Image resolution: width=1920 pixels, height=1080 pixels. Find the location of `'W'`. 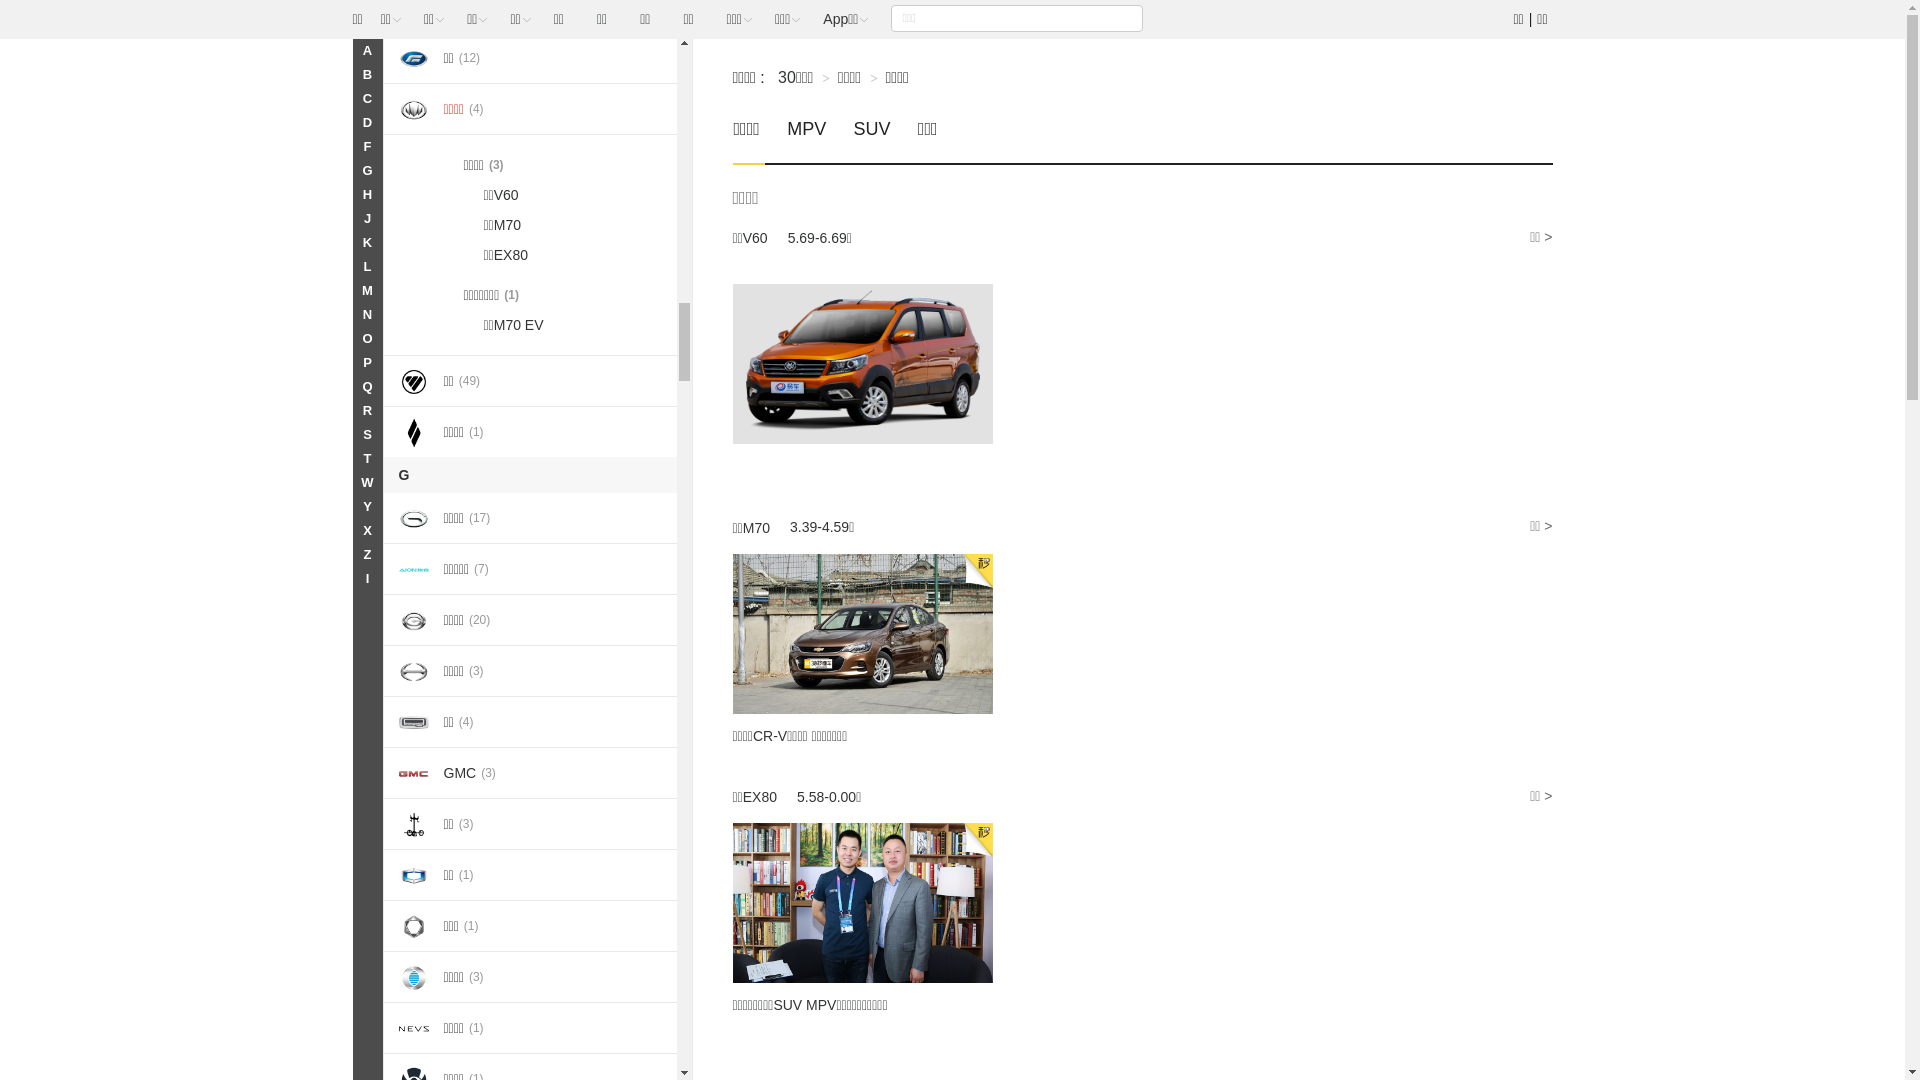

'W' is located at coordinates (366, 482).